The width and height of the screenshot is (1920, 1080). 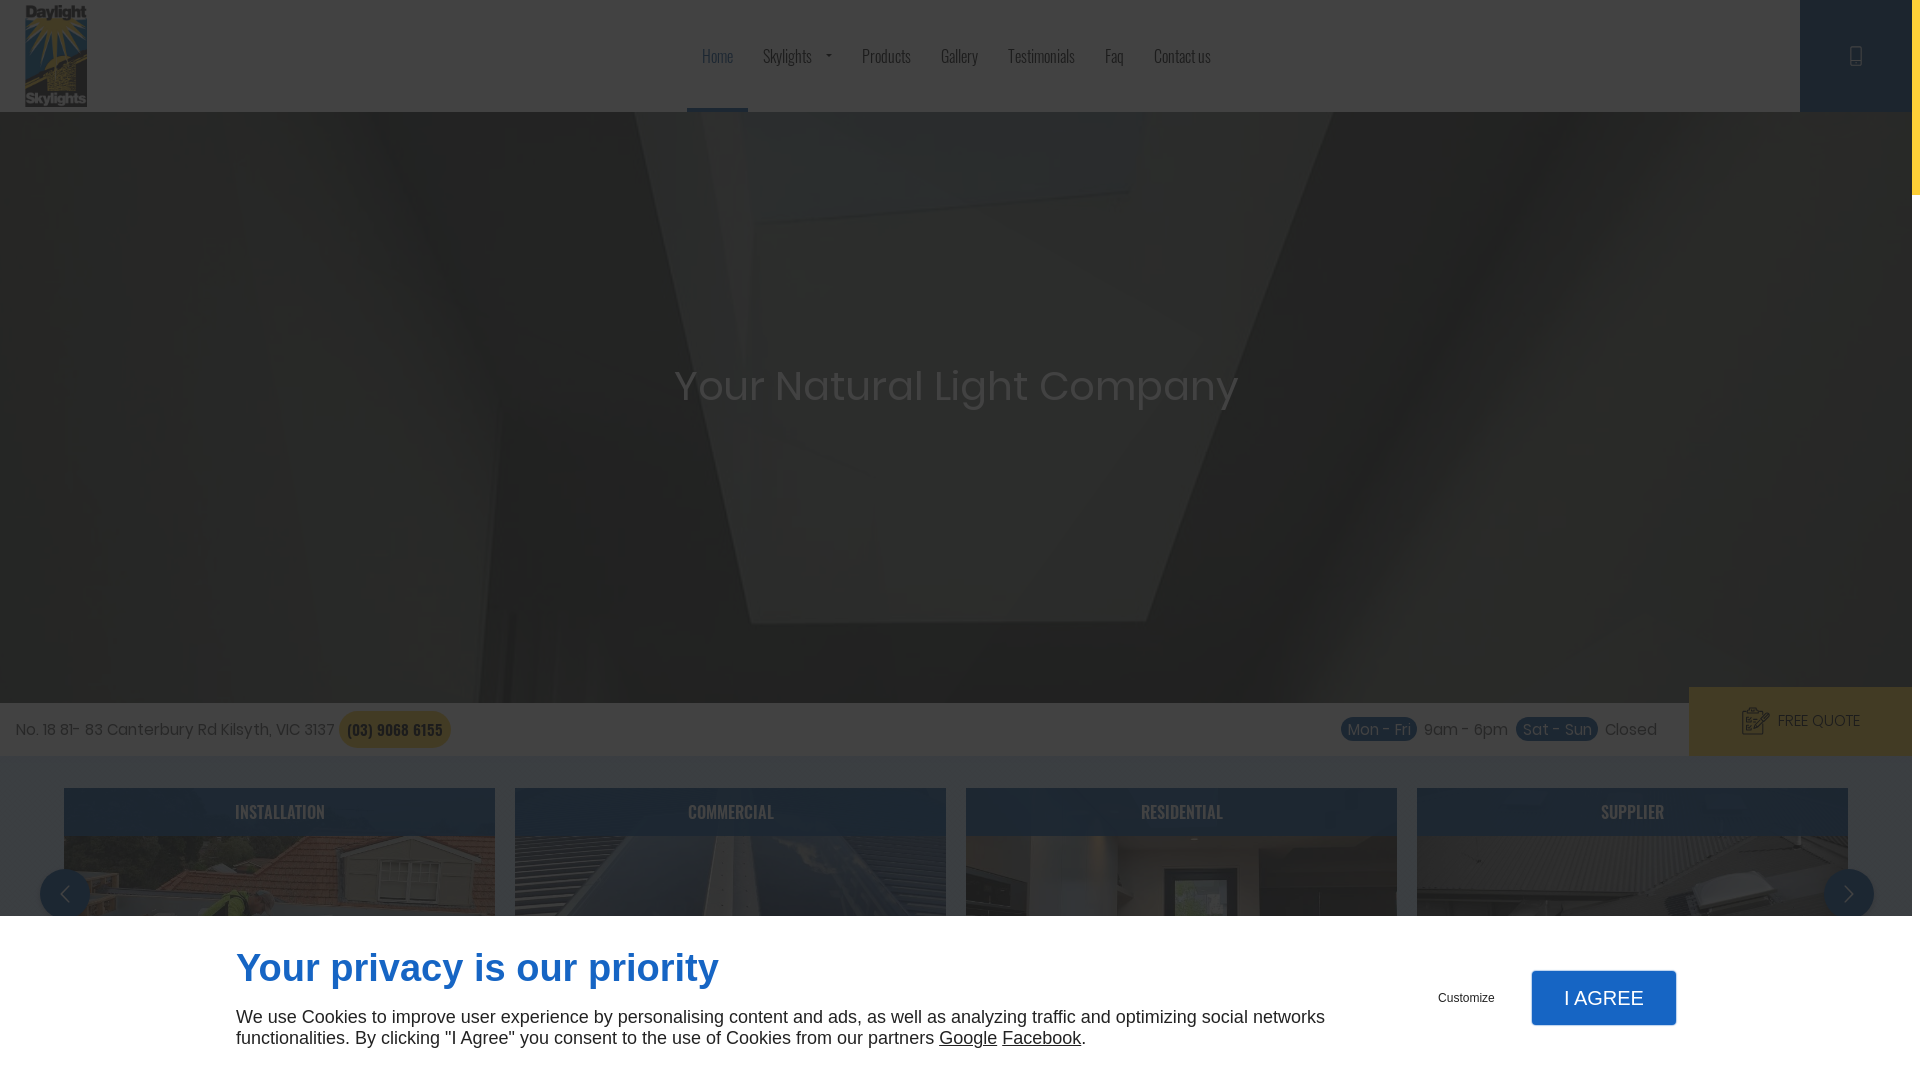 I want to click on 'Gallery', so click(x=958, y=55).